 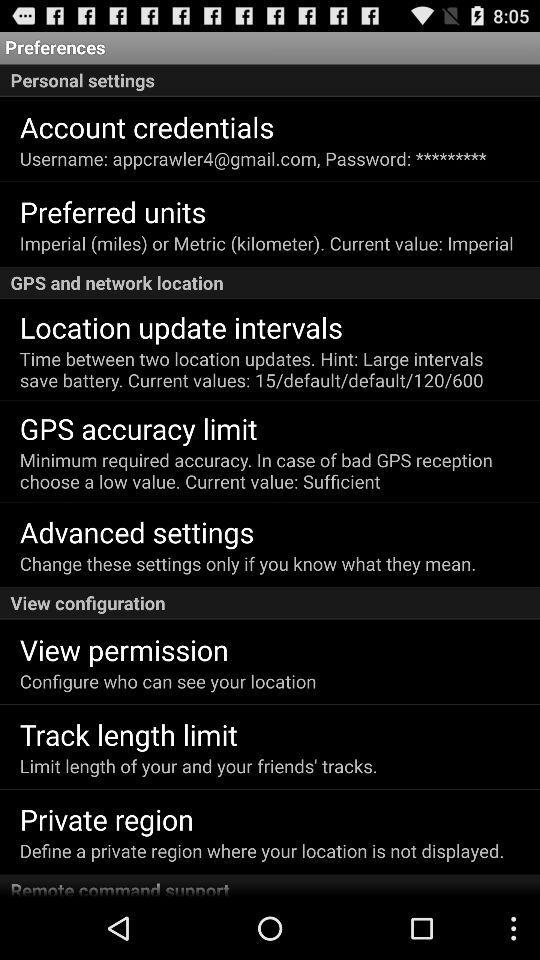 I want to click on advanced settings, so click(x=136, y=530).